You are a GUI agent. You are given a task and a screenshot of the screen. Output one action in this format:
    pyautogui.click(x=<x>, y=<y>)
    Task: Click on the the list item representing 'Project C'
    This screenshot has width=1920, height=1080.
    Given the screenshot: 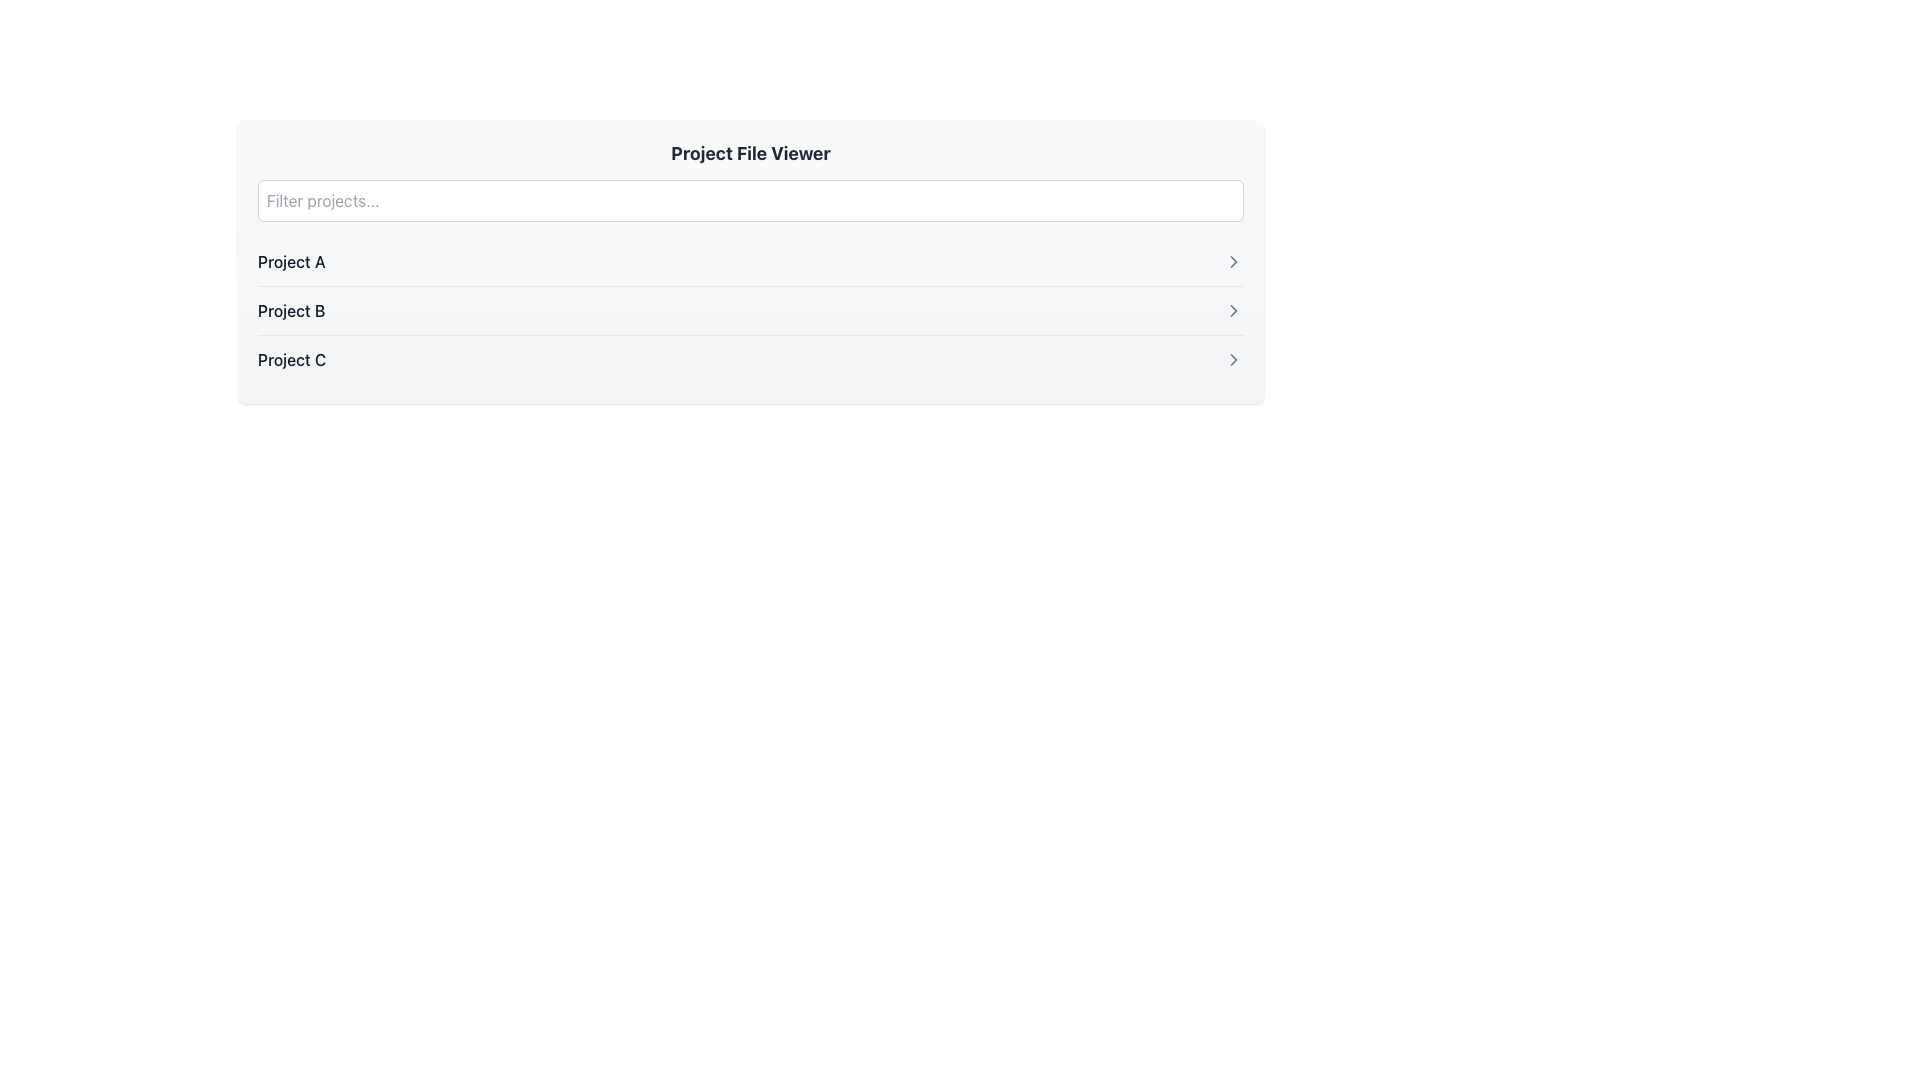 What is the action you would take?
    pyautogui.click(x=749, y=358)
    